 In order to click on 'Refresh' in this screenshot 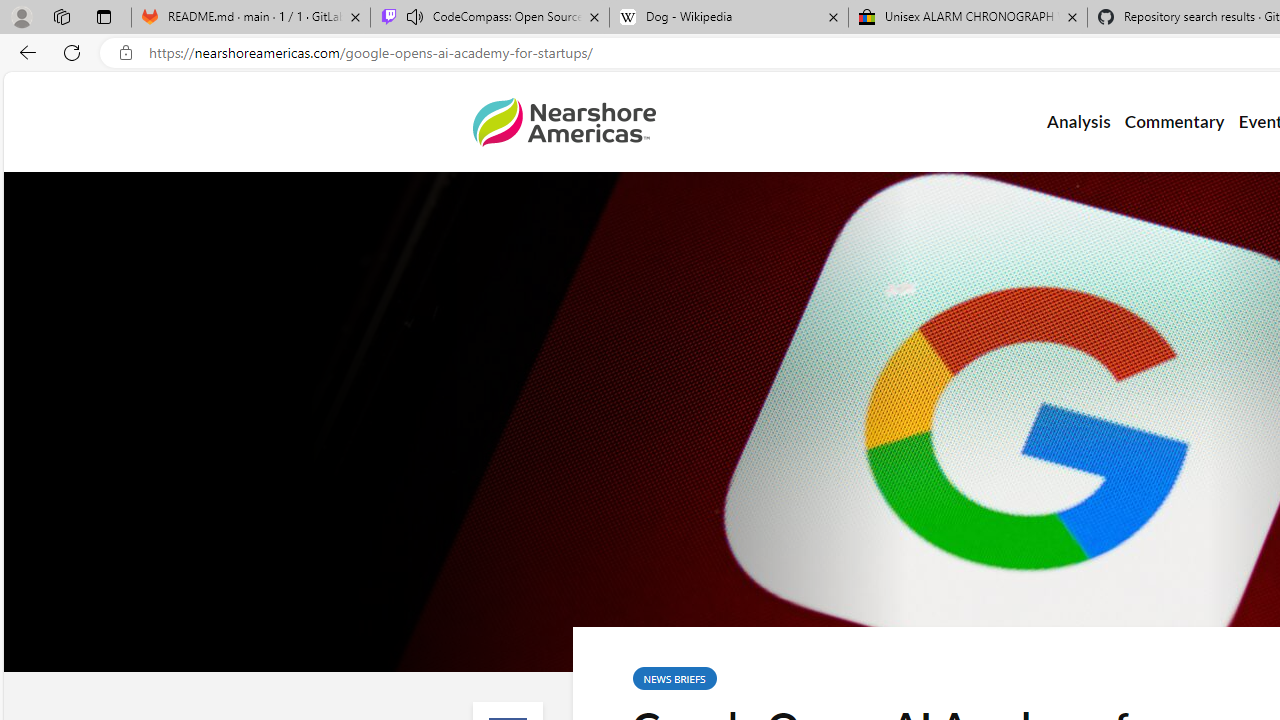, I will do `click(72, 51)`.